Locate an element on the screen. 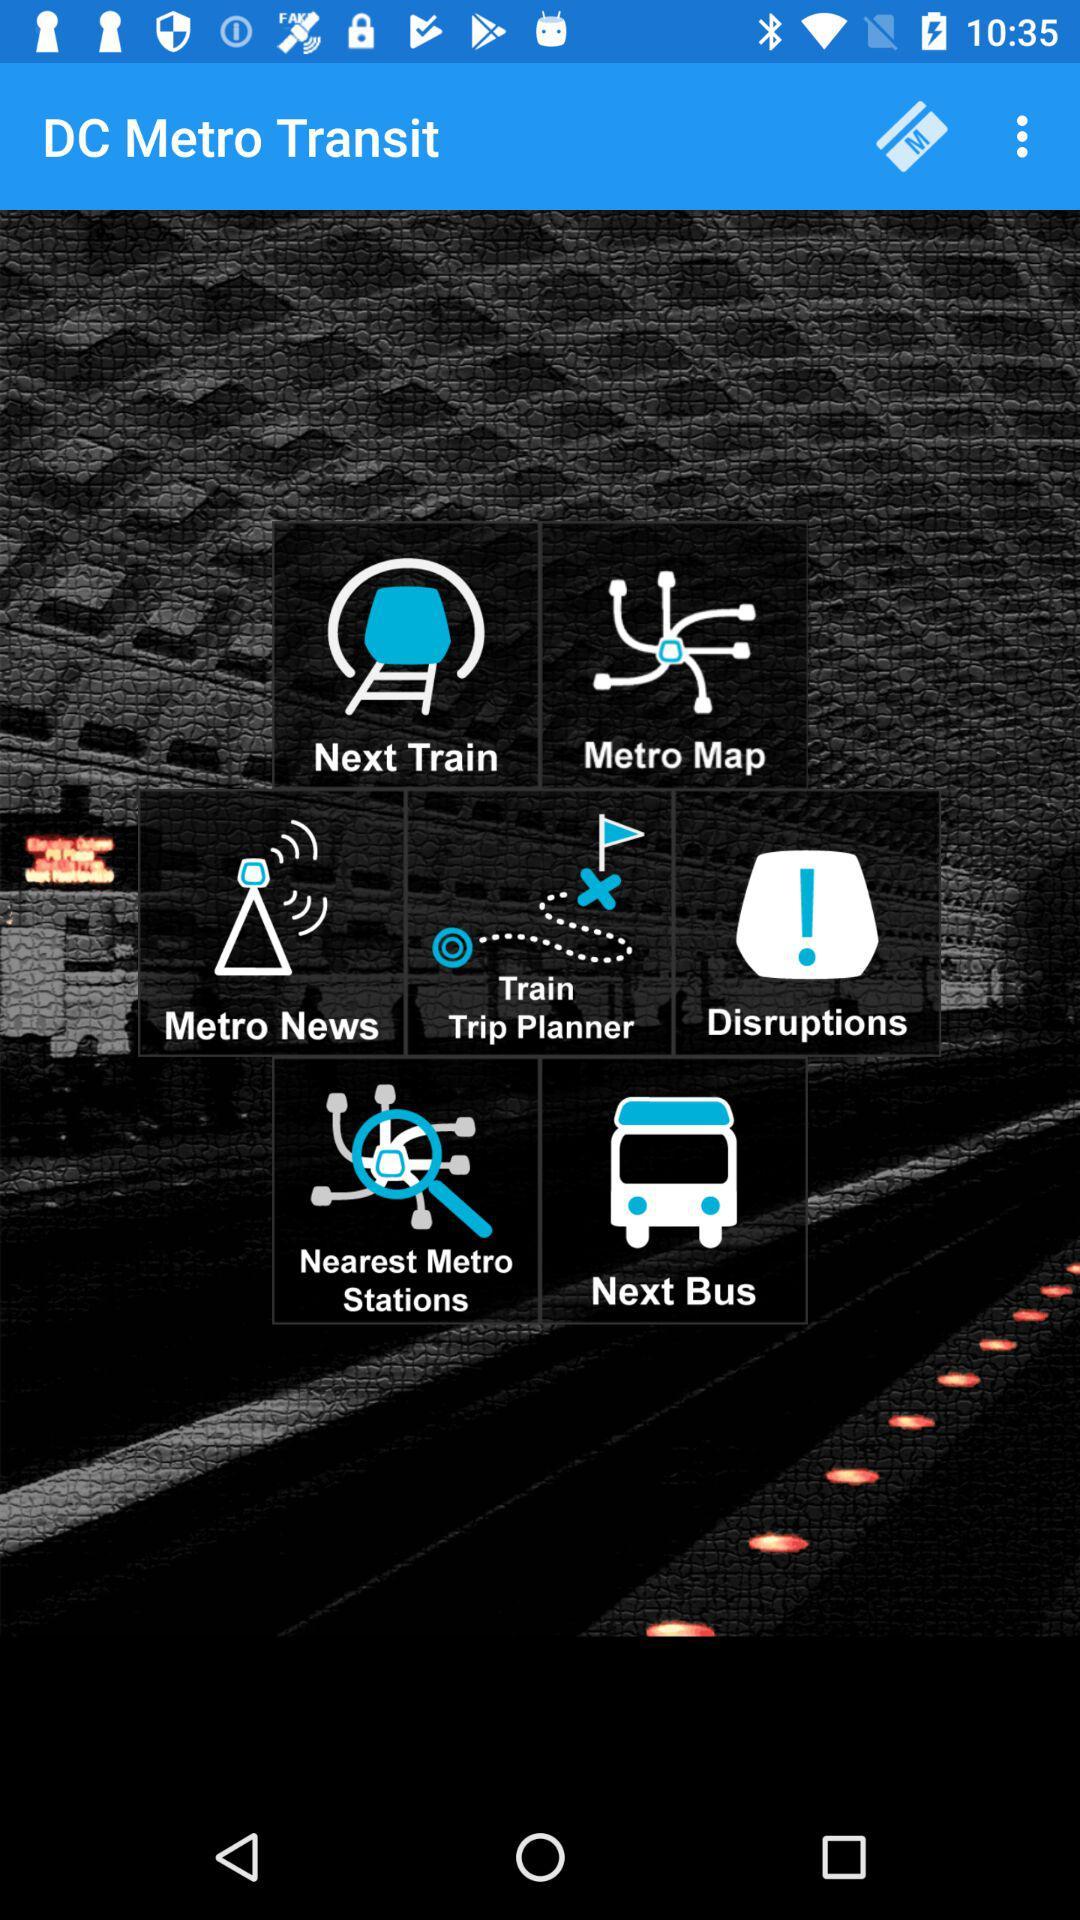 This screenshot has height=1920, width=1080. find next train is located at coordinates (405, 655).